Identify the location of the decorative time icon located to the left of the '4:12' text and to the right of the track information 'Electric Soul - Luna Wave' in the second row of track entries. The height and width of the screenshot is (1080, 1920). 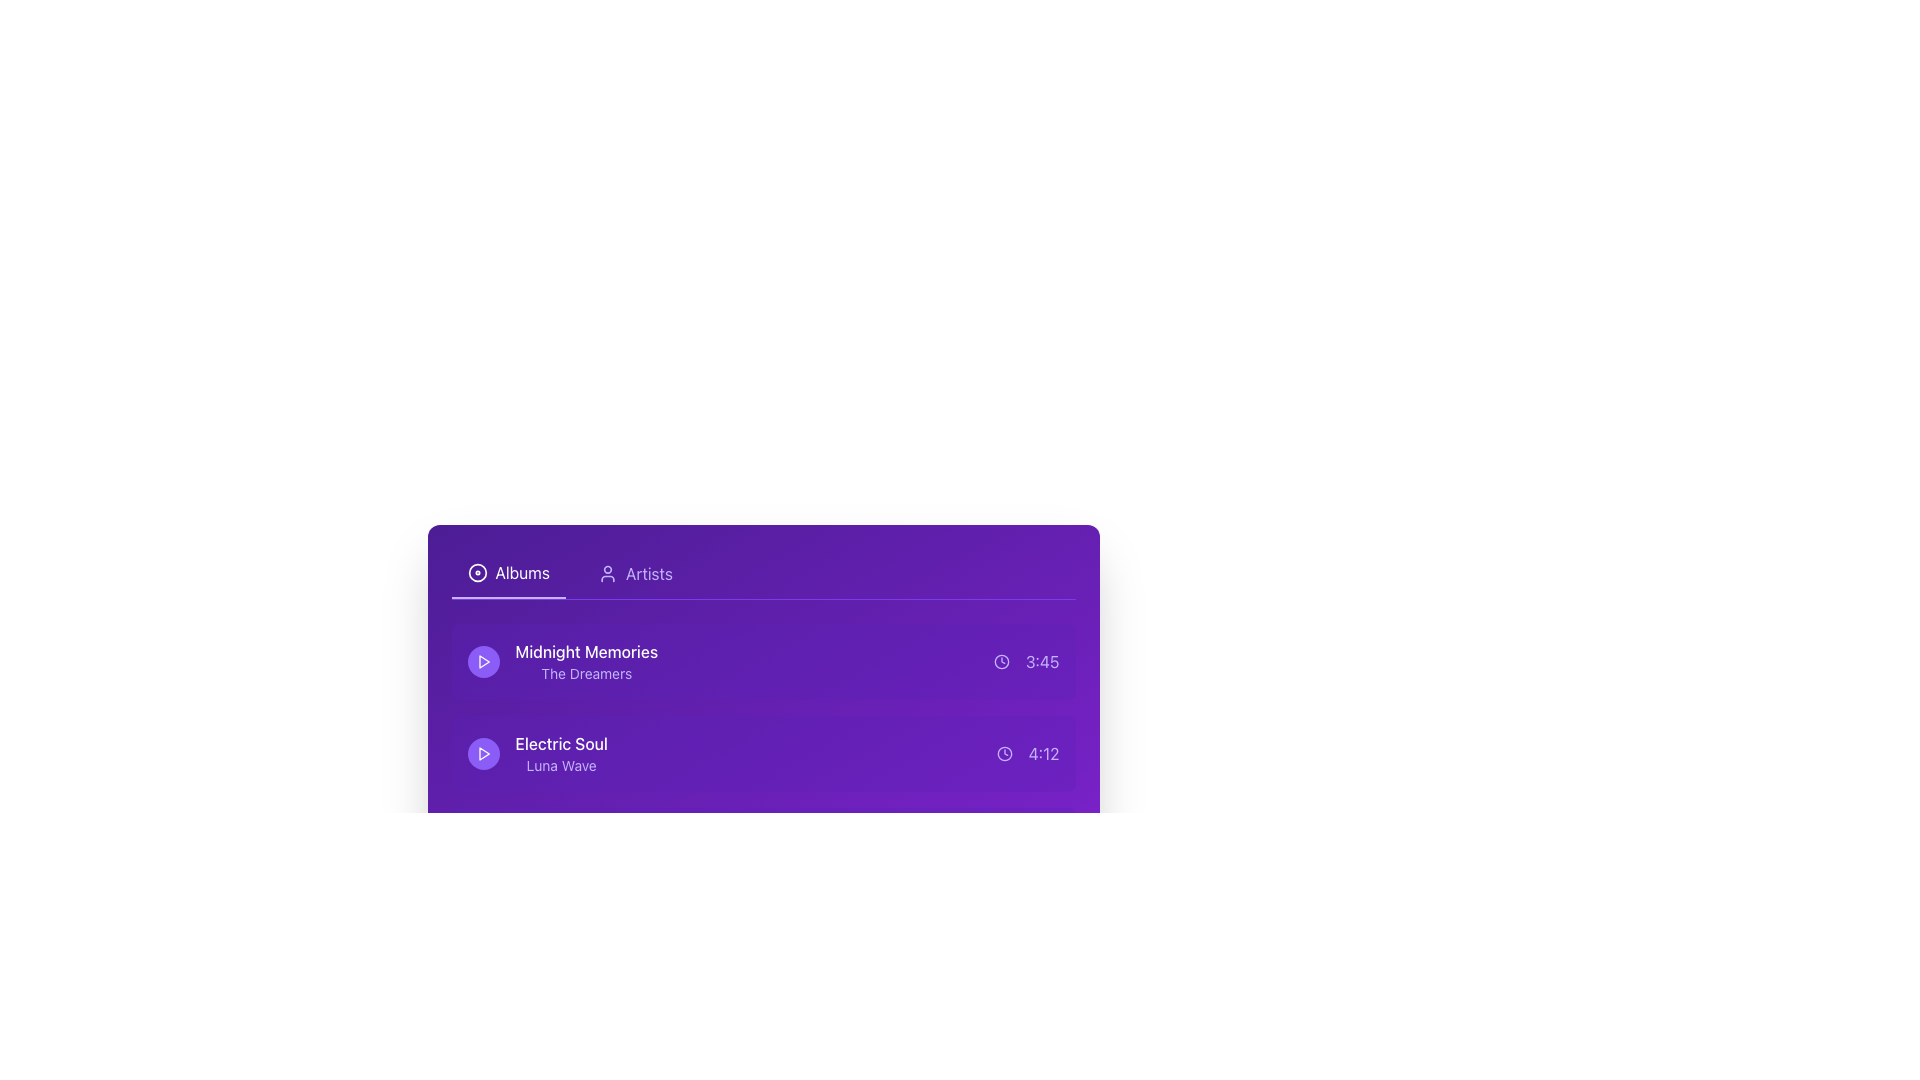
(1004, 753).